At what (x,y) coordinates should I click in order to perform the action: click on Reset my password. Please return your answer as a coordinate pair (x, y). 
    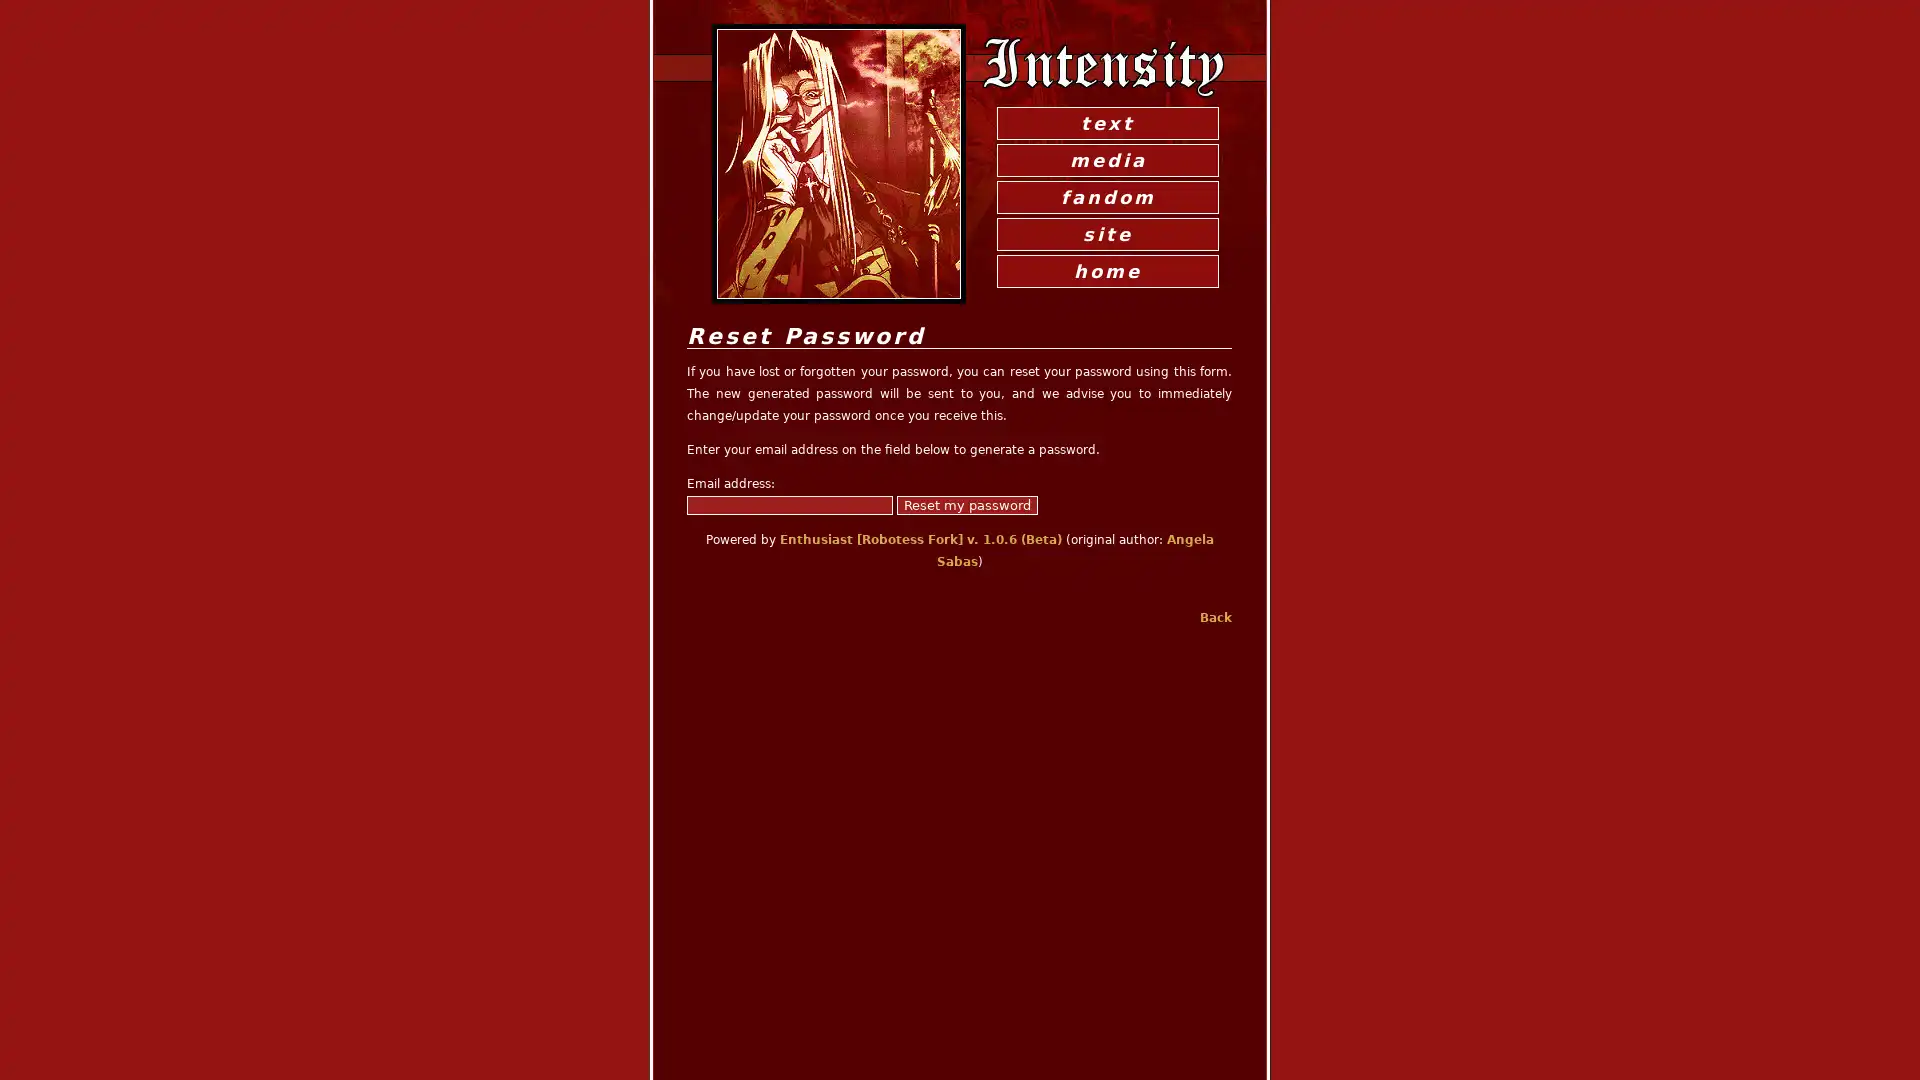
    Looking at the image, I should click on (967, 504).